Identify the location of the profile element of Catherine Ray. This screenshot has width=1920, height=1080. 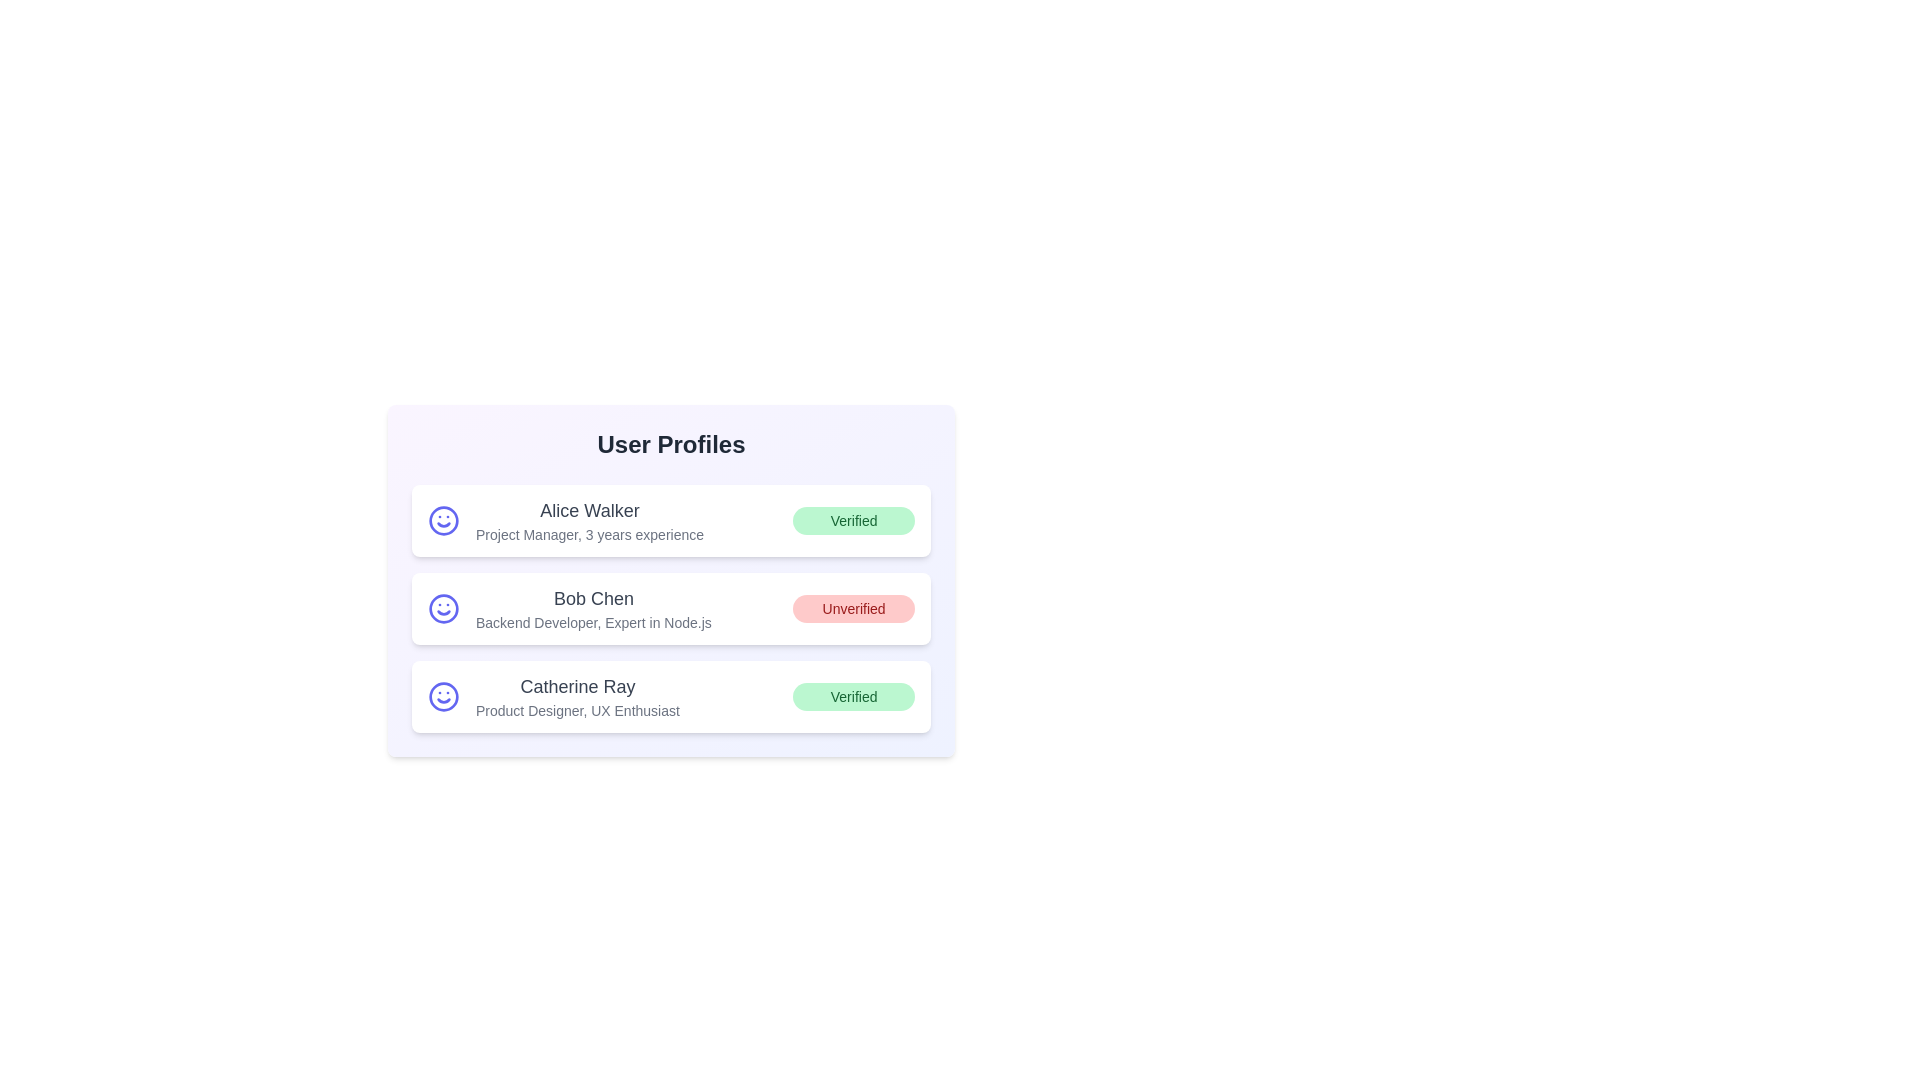
(671, 696).